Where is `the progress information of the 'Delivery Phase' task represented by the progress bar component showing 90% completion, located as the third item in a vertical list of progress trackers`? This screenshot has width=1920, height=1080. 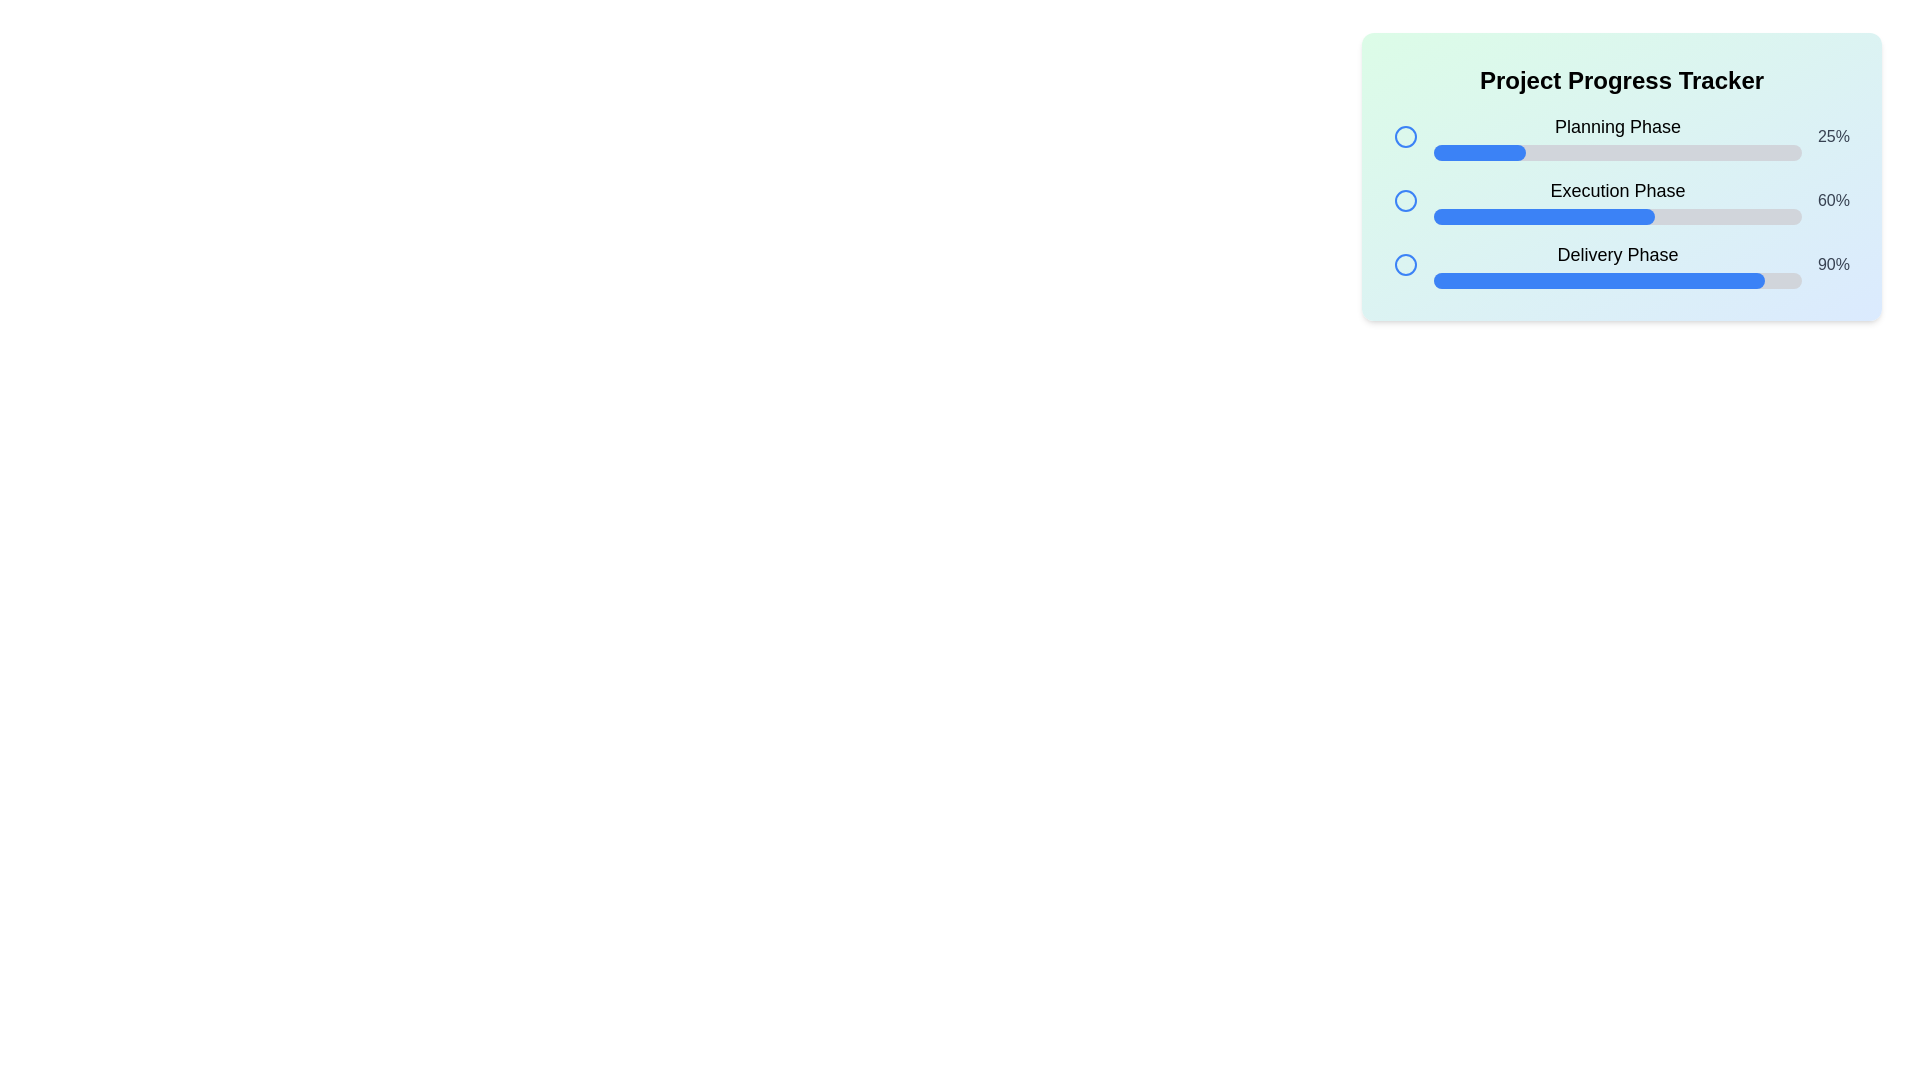
the progress information of the 'Delivery Phase' task represented by the progress bar component showing 90% completion, located as the third item in a vertical list of progress trackers is located at coordinates (1622, 264).